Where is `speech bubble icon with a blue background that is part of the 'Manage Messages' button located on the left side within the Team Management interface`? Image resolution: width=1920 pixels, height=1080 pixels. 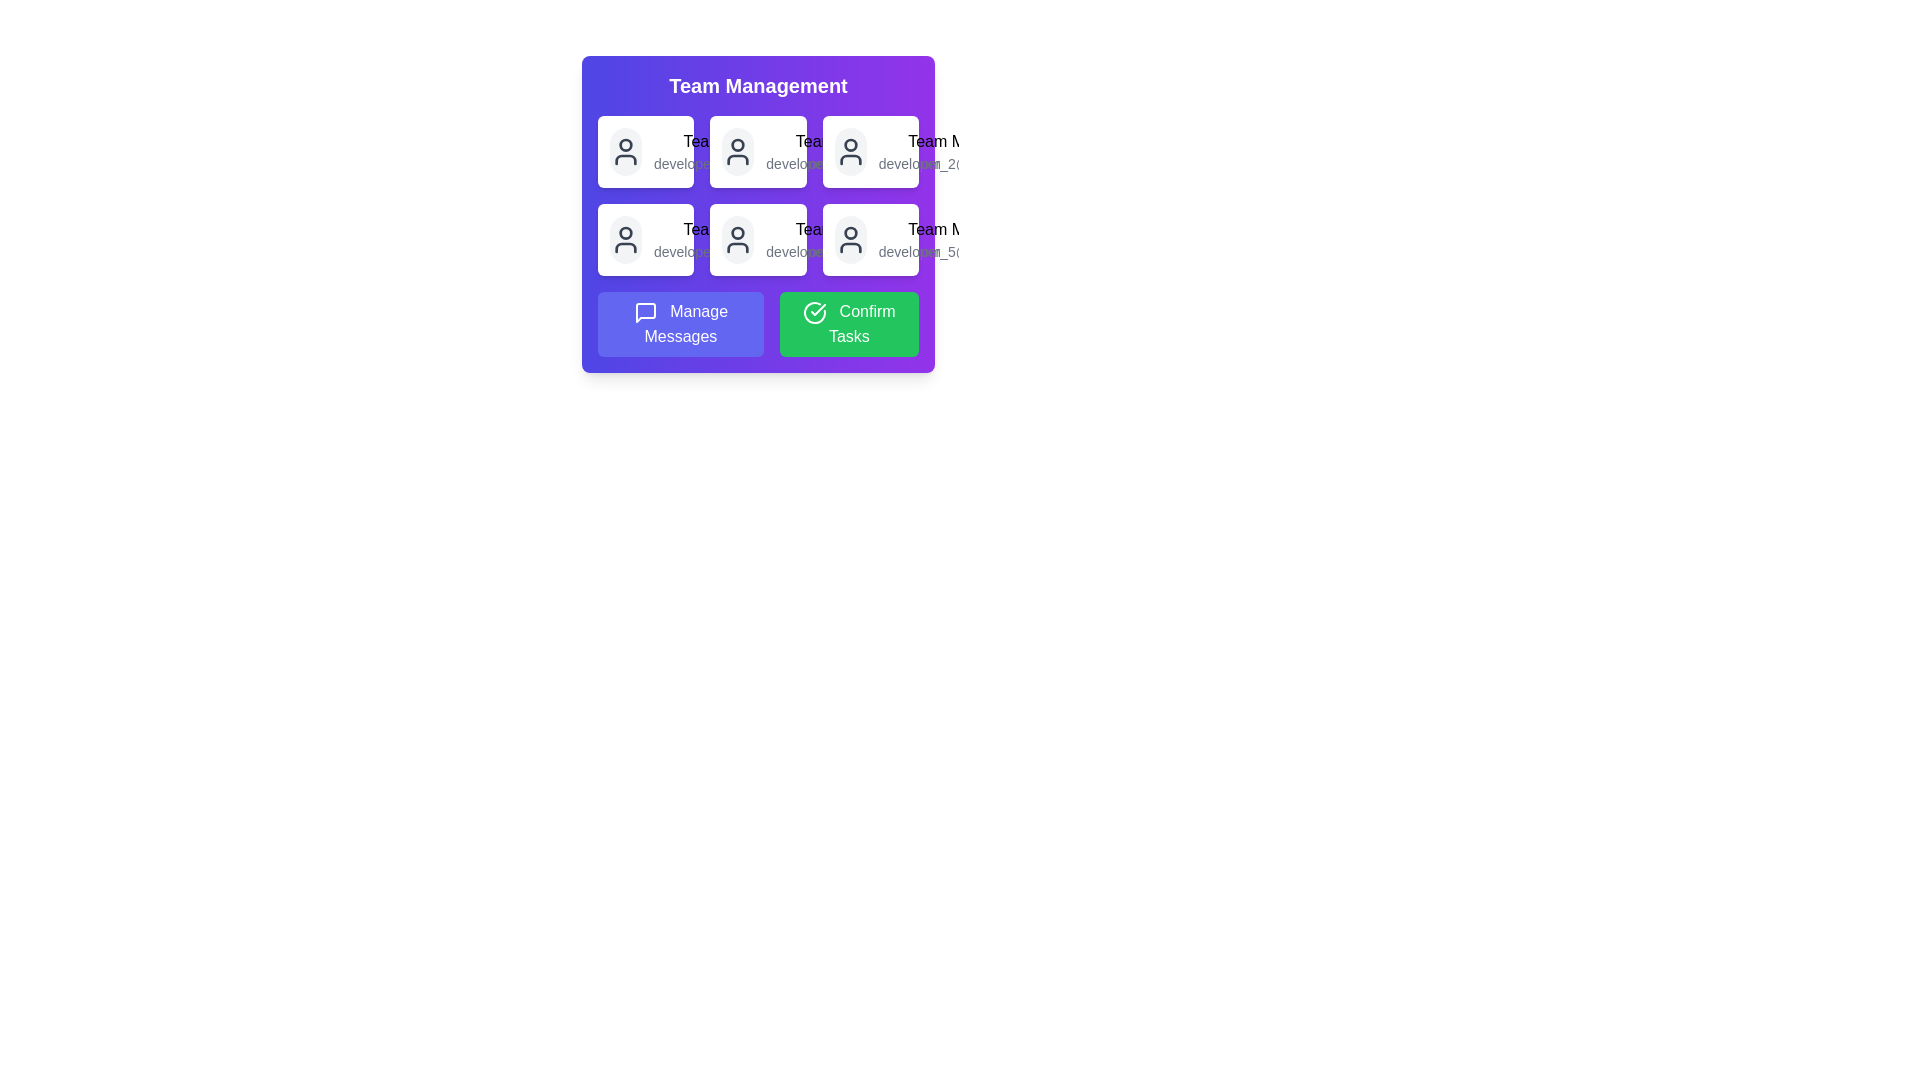
speech bubble icon with a blue background that is part of the 'Manage Messages' button located on the left side within the Team Management interface is located at coordinates (645, 312).